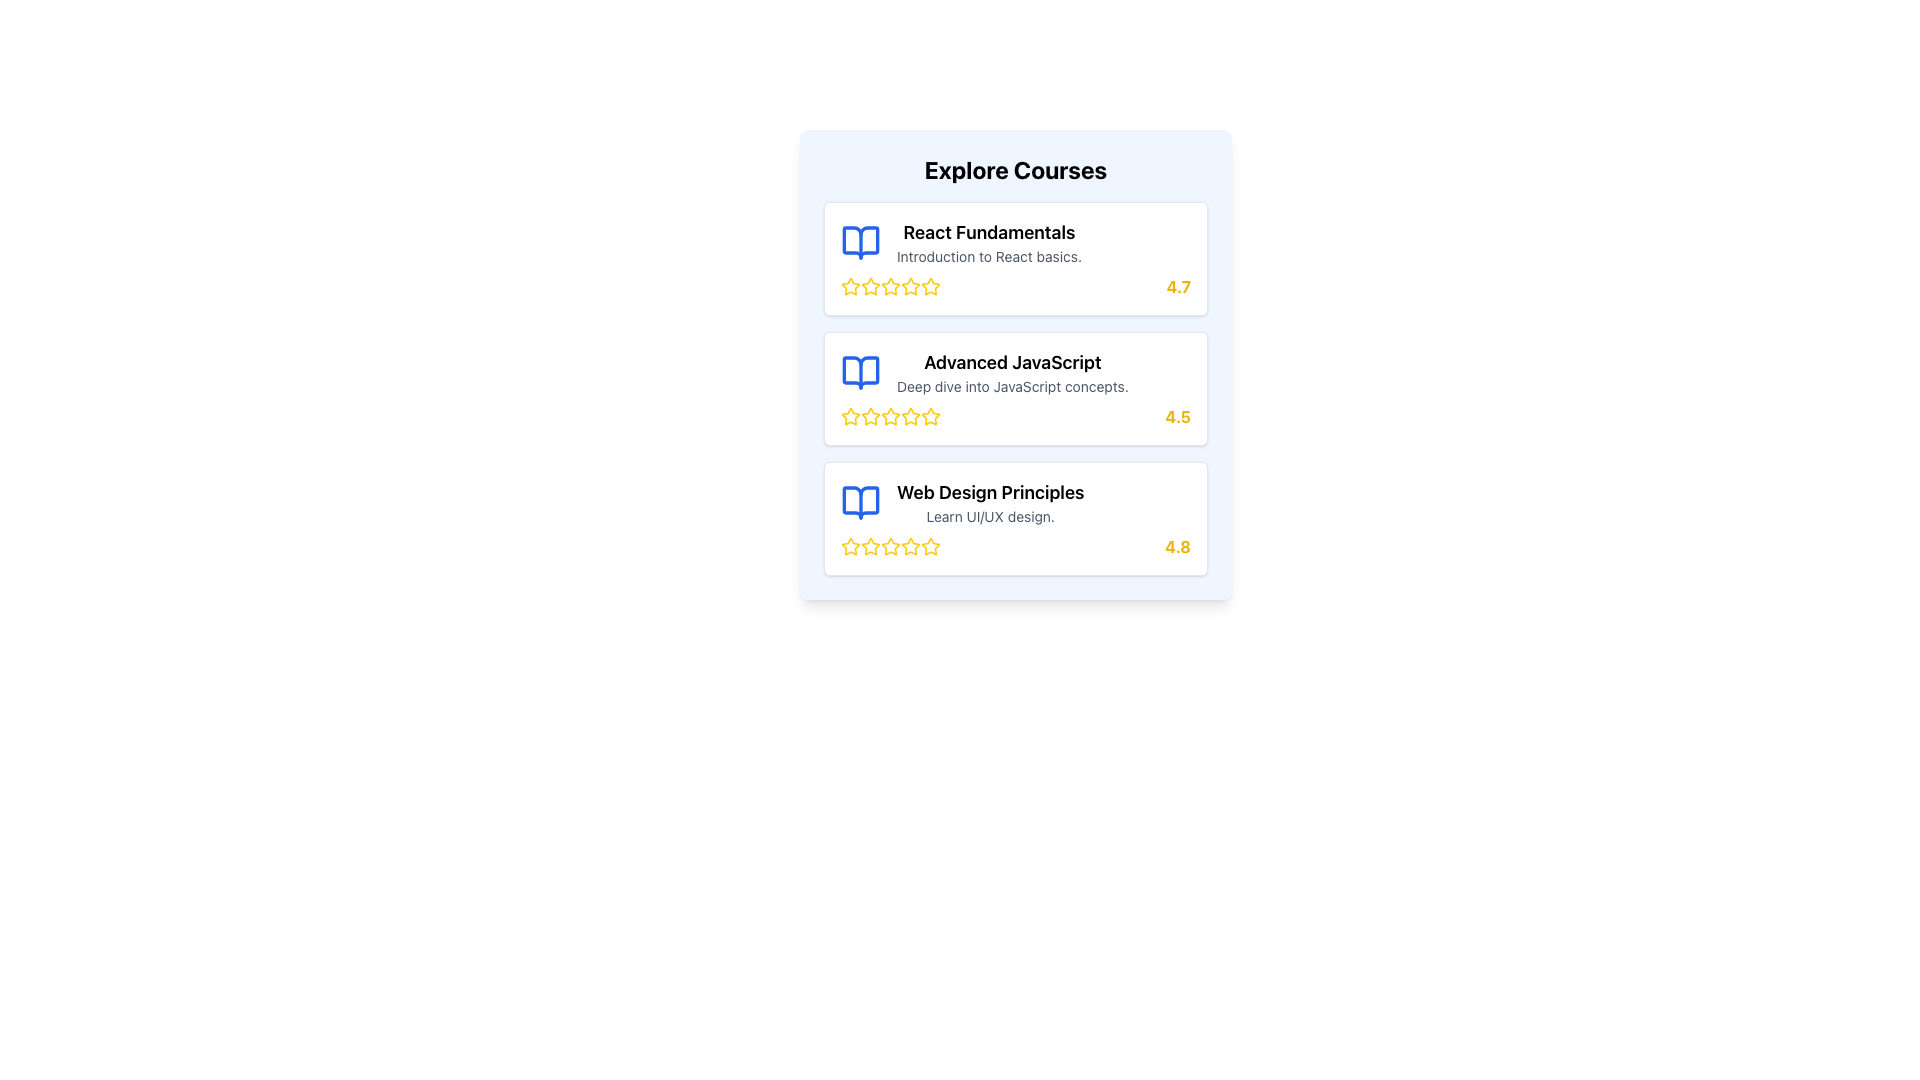  What do you see at coordinates (930, 547) in the screenshot?
I see `the eighth yellow star-shaped icon in the rating system for the 'Web Design Principles' course to interact with it, if it is interactive` at bounding box center [930, 547].